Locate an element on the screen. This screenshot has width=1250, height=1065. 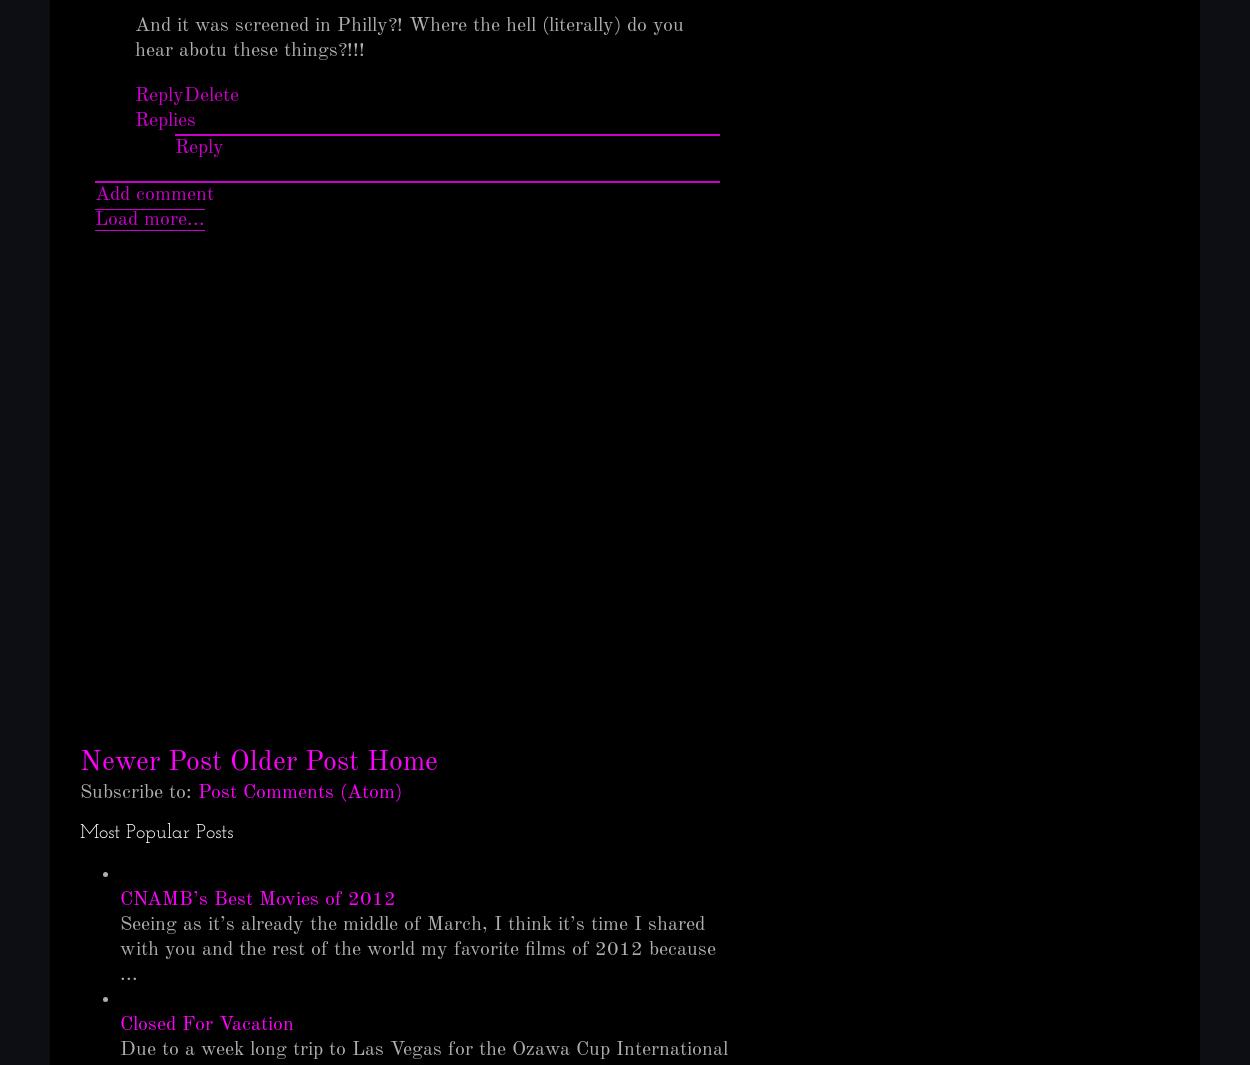
'Delete' is located at coordinates (210, 94).